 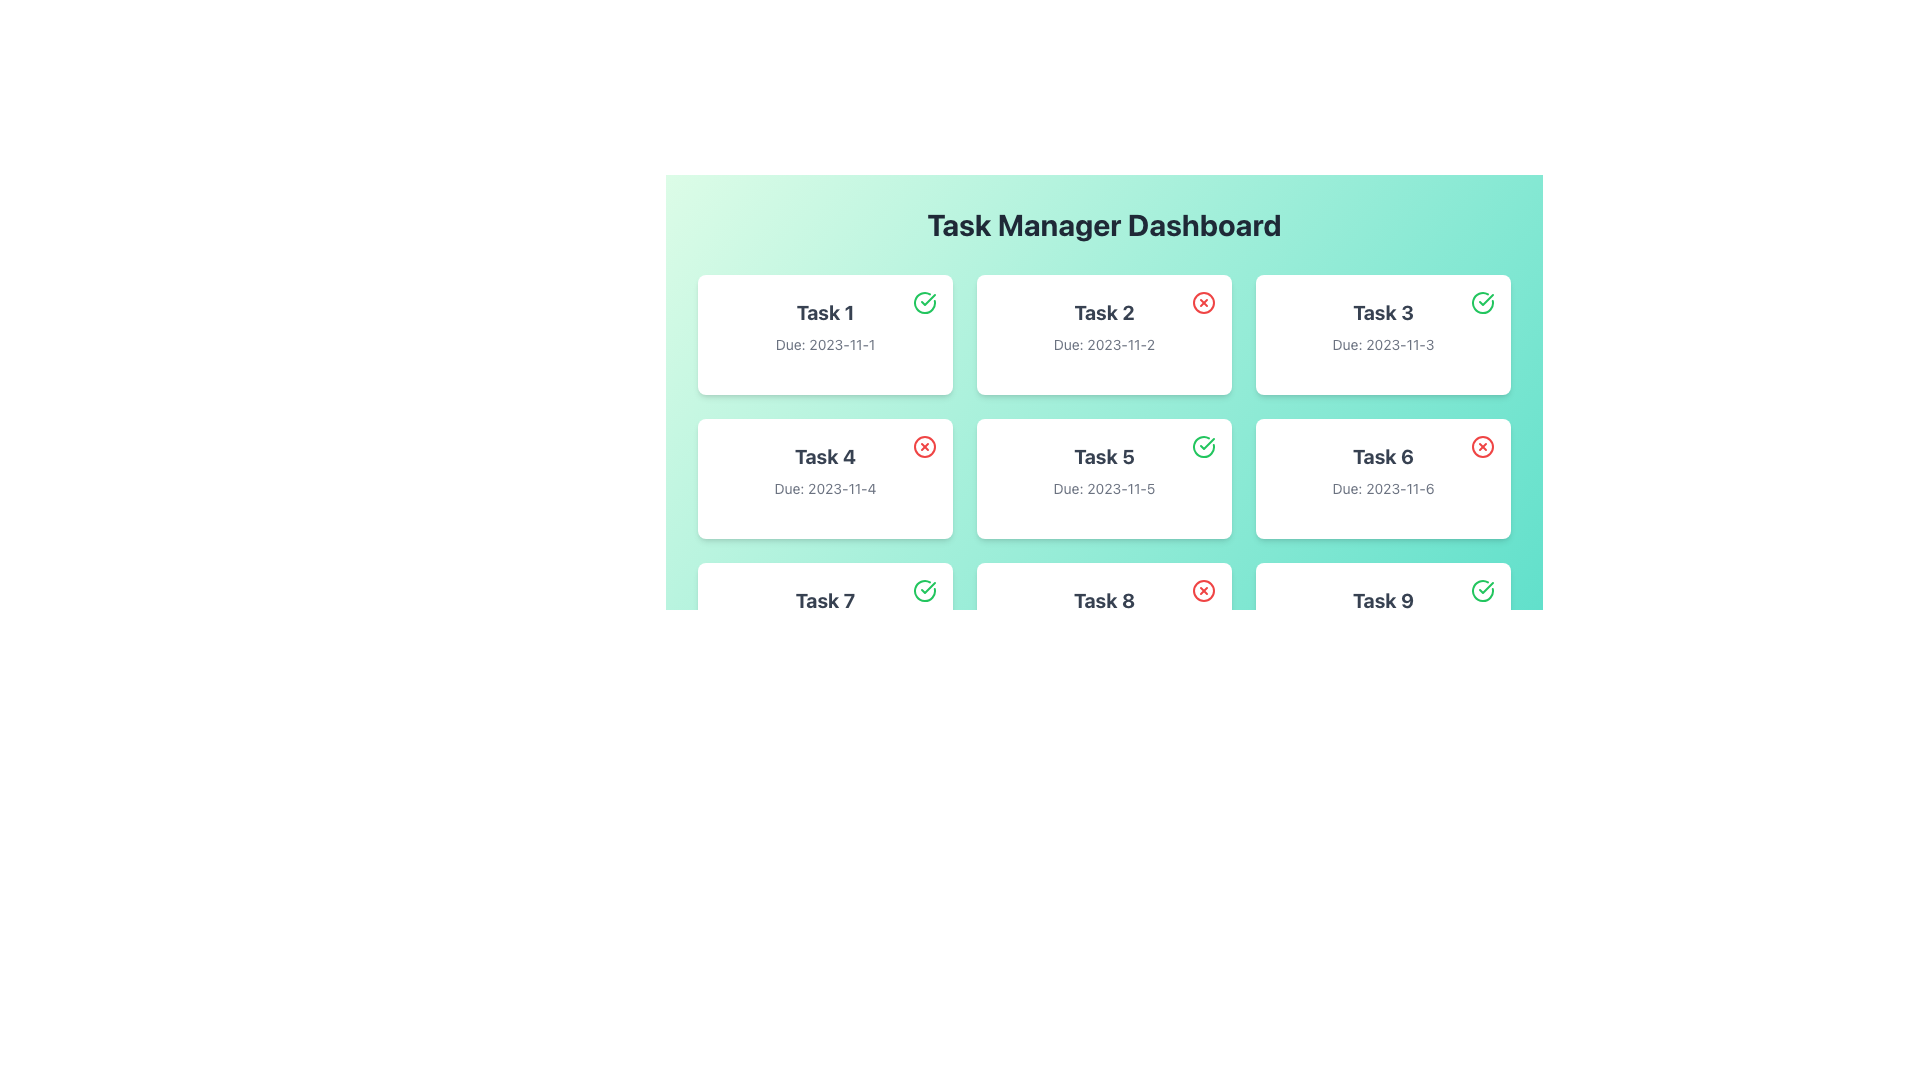 I want to click on the text label element displaying 'Task 3', which is styled in bold and large font, located at the top-center of a rectangular card with a white background and rounded corners, so click(x=1382, y=312).